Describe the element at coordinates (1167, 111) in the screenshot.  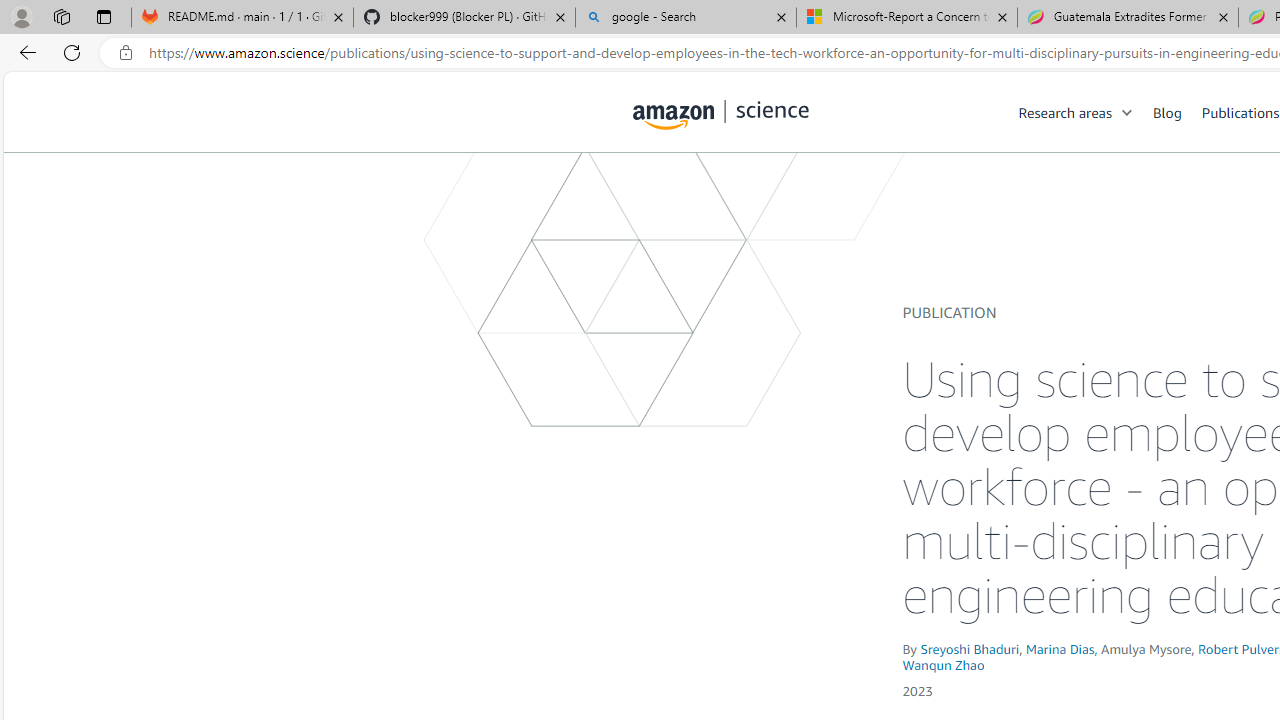
I see `'Blog'` at that location.